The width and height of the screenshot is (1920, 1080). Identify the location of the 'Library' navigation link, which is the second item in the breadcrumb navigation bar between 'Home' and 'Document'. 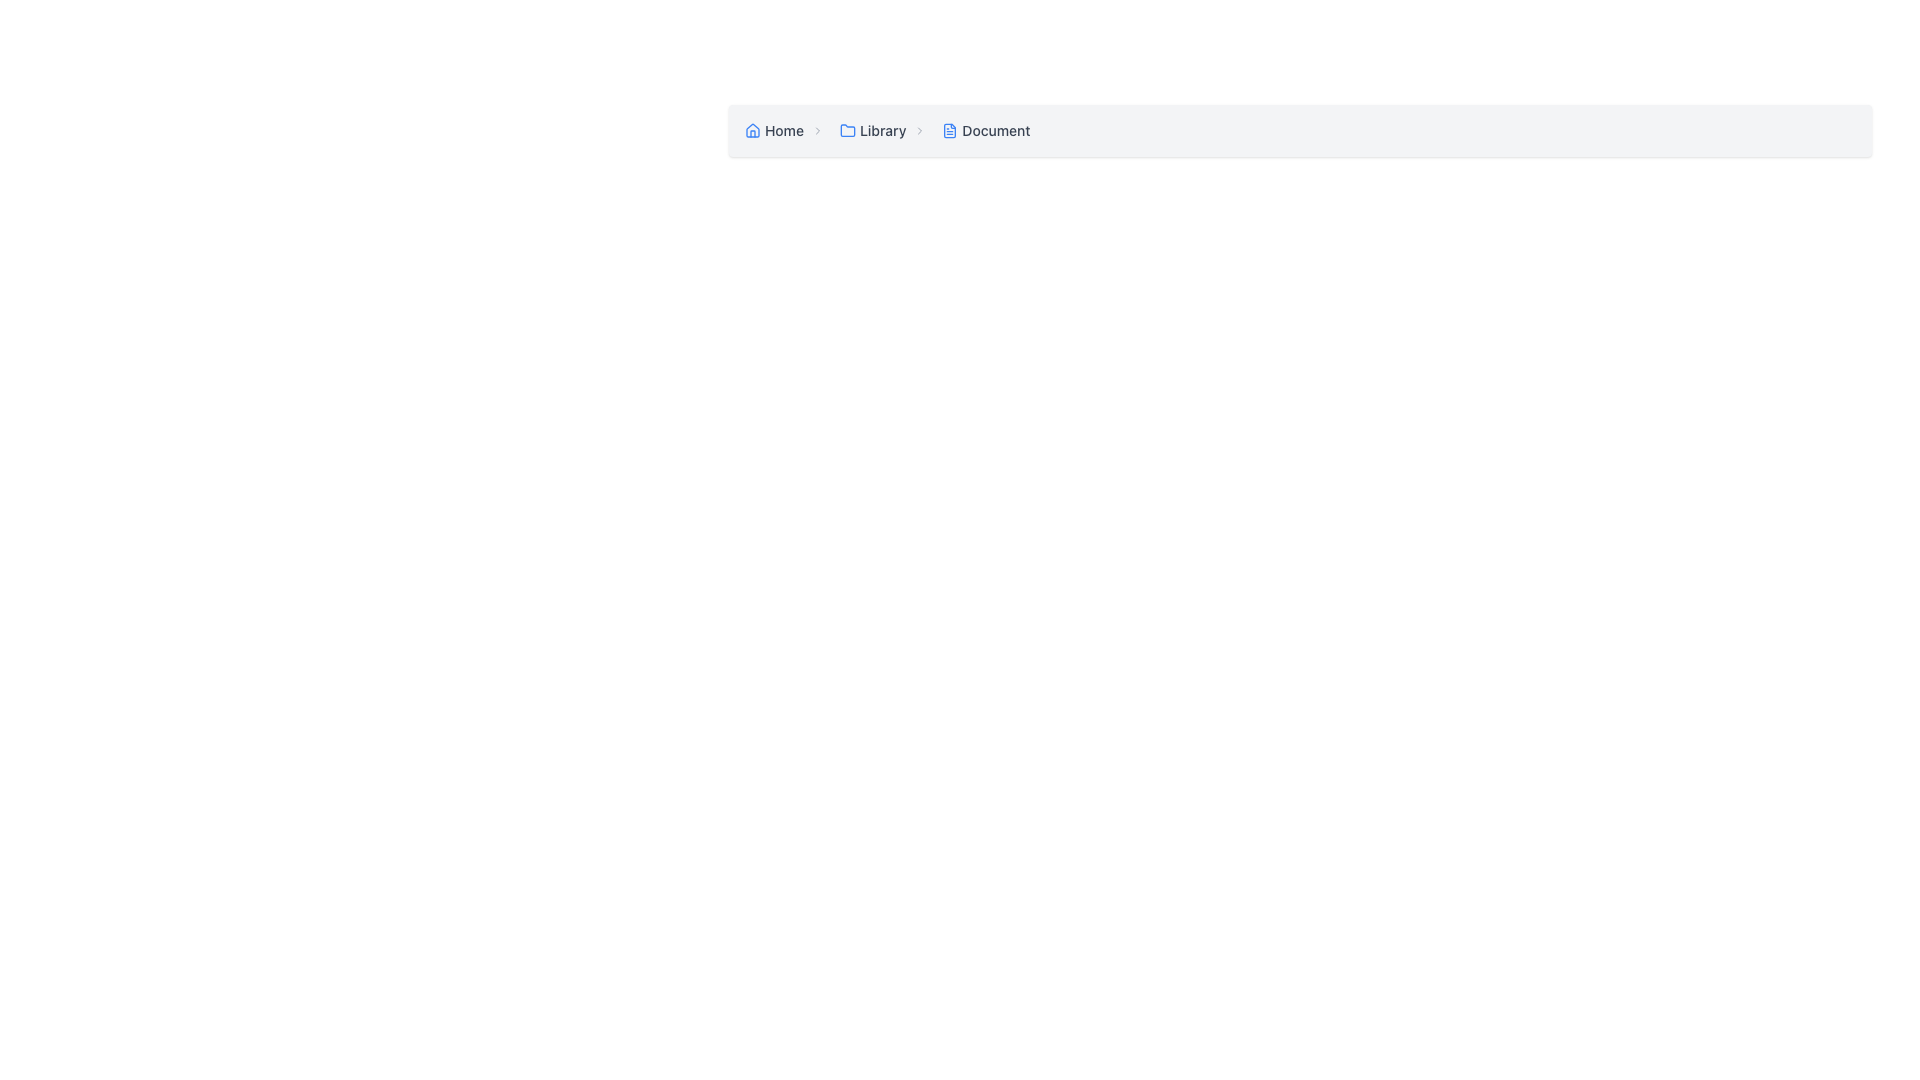
(886, 131).